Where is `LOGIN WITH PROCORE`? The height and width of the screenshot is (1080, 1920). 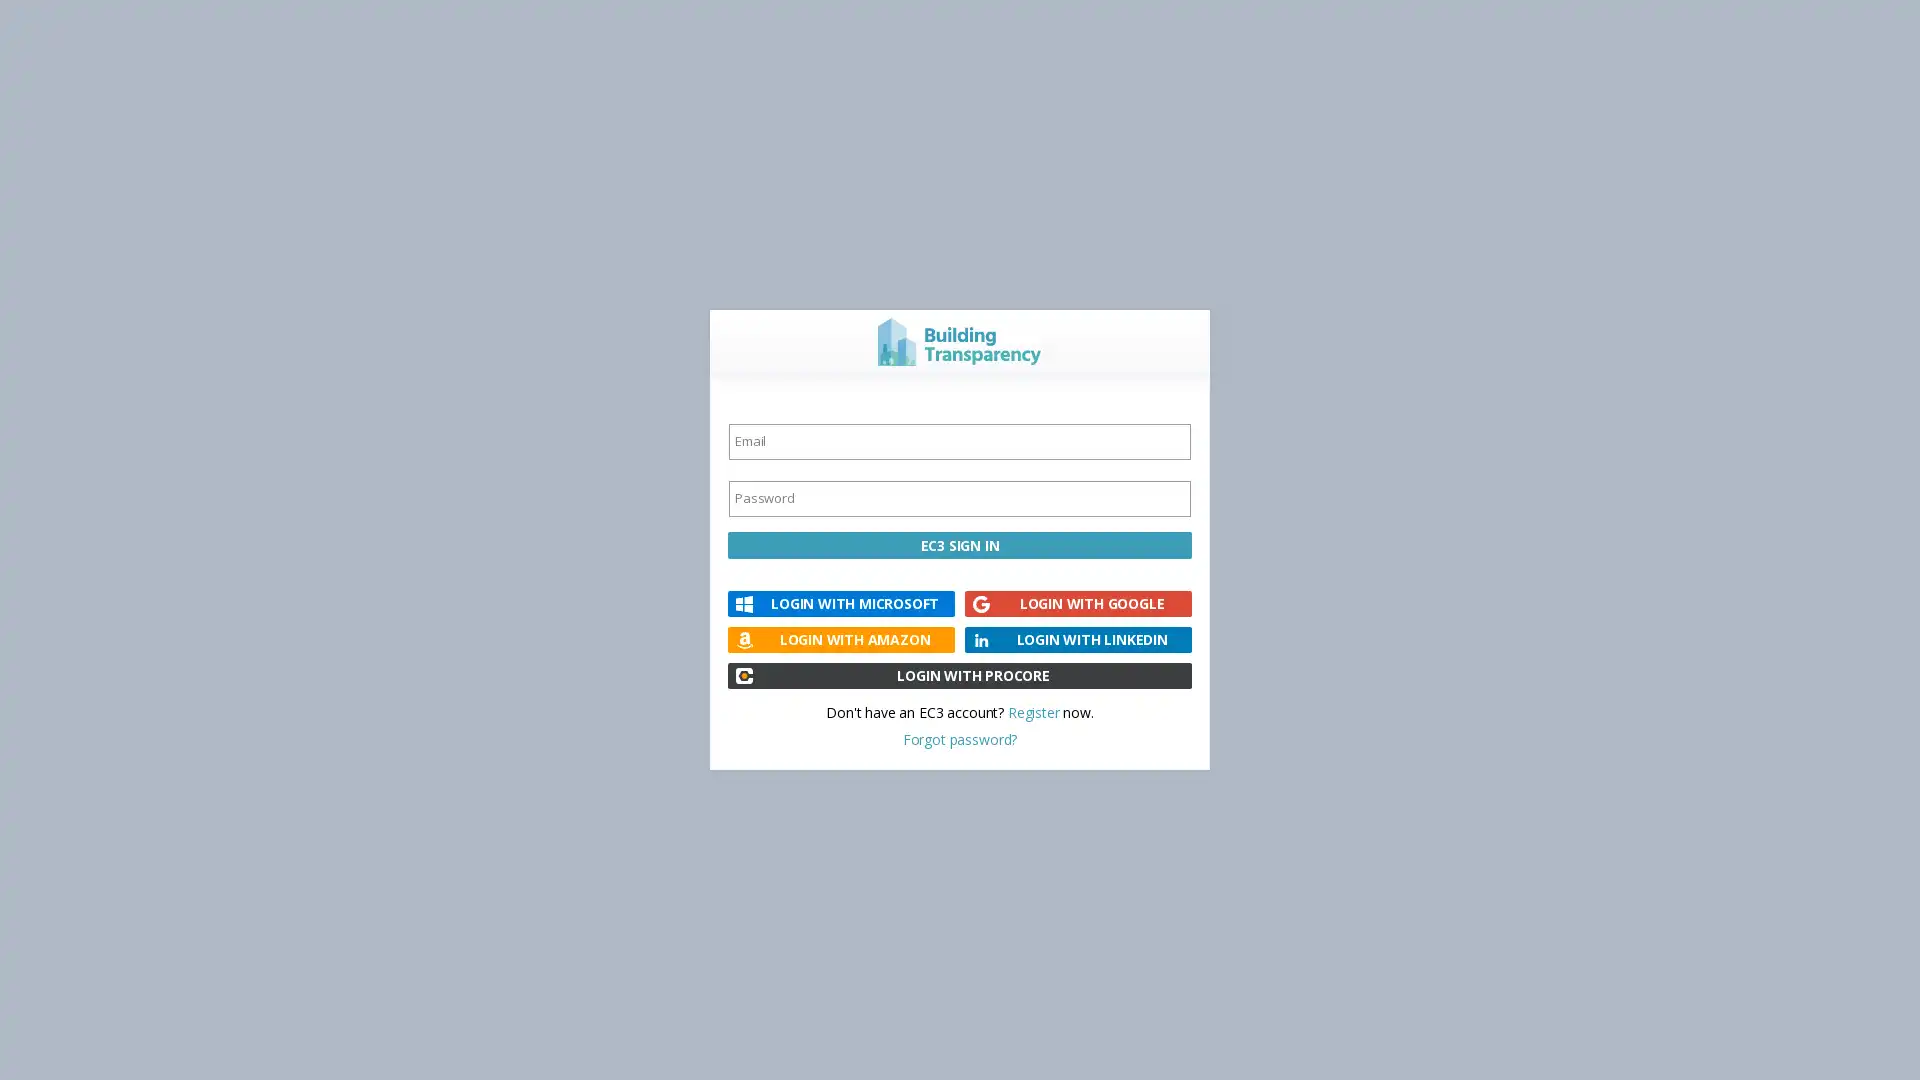 LOGIN WITH PROCORE is located at coordinates (960, 686).